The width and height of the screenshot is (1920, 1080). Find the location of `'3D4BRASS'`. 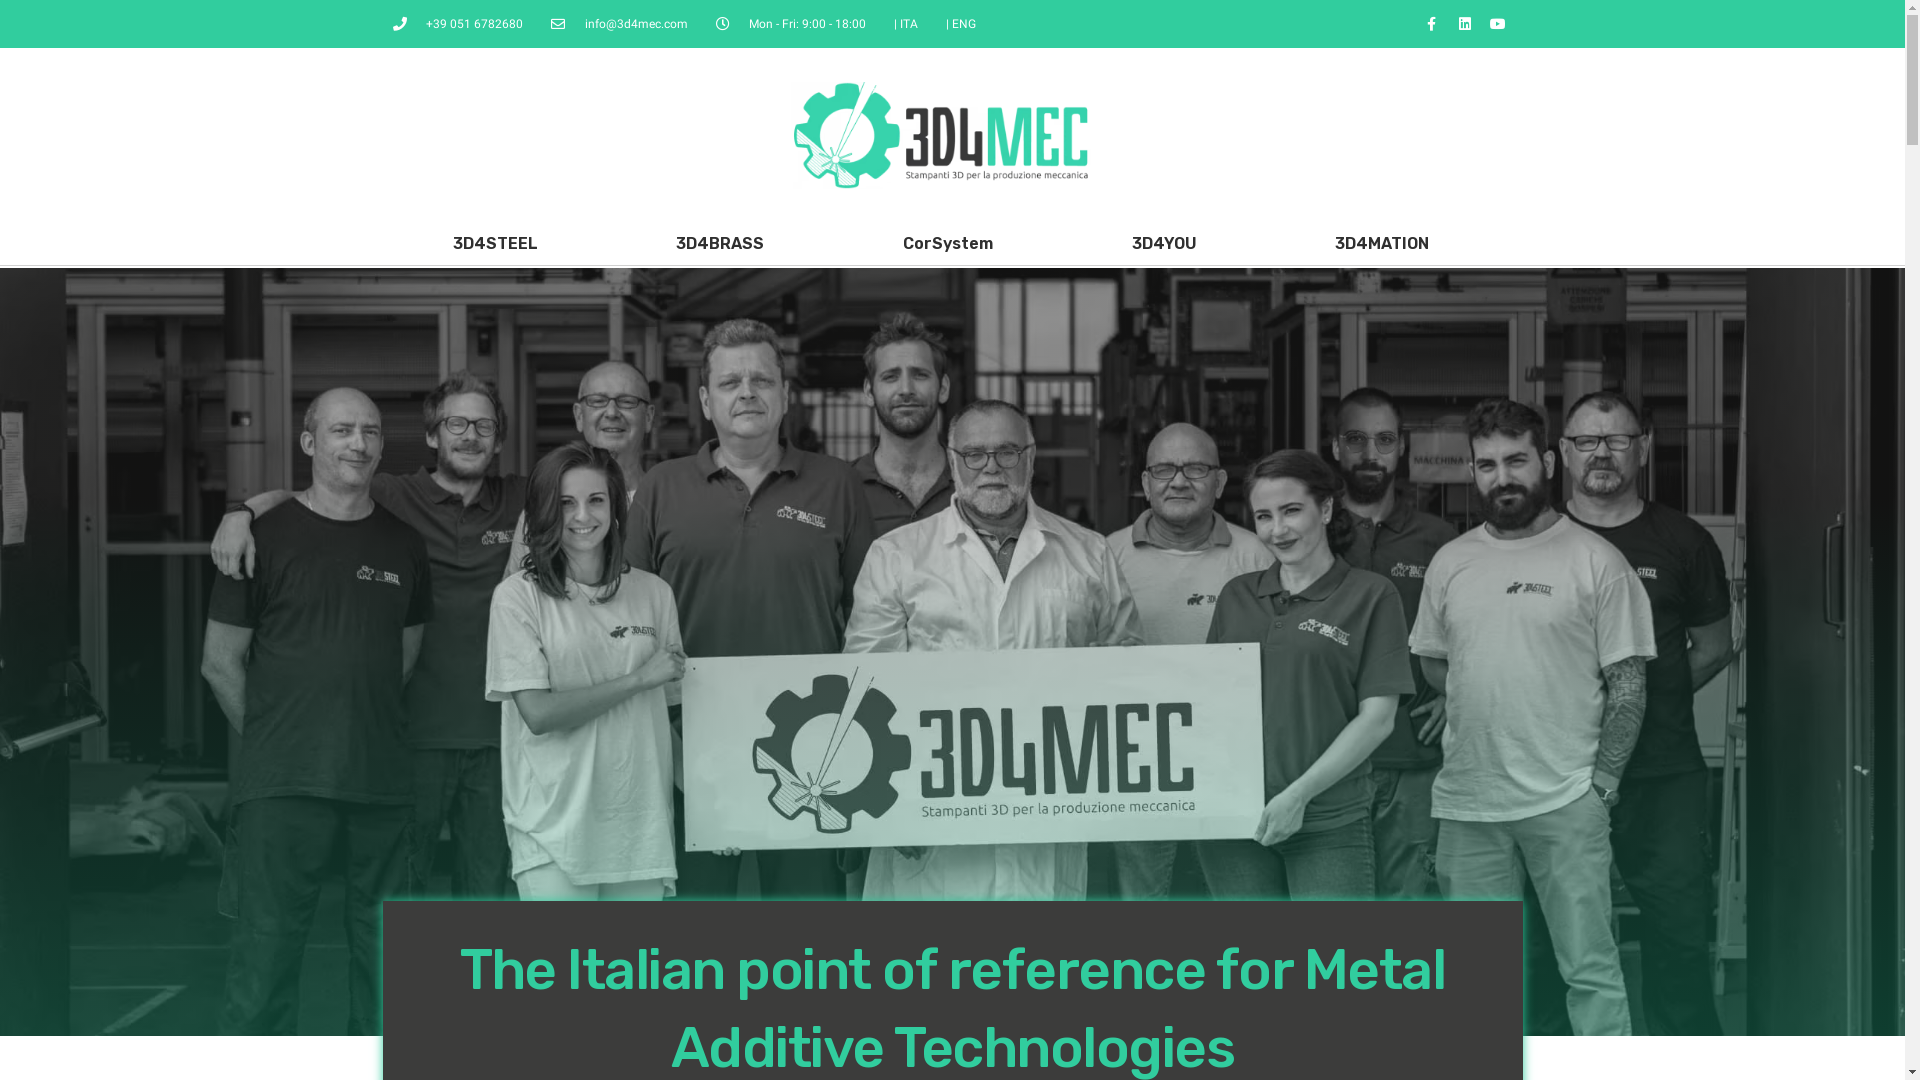

'3D4BRASS' is located at coordinates (720, 242).